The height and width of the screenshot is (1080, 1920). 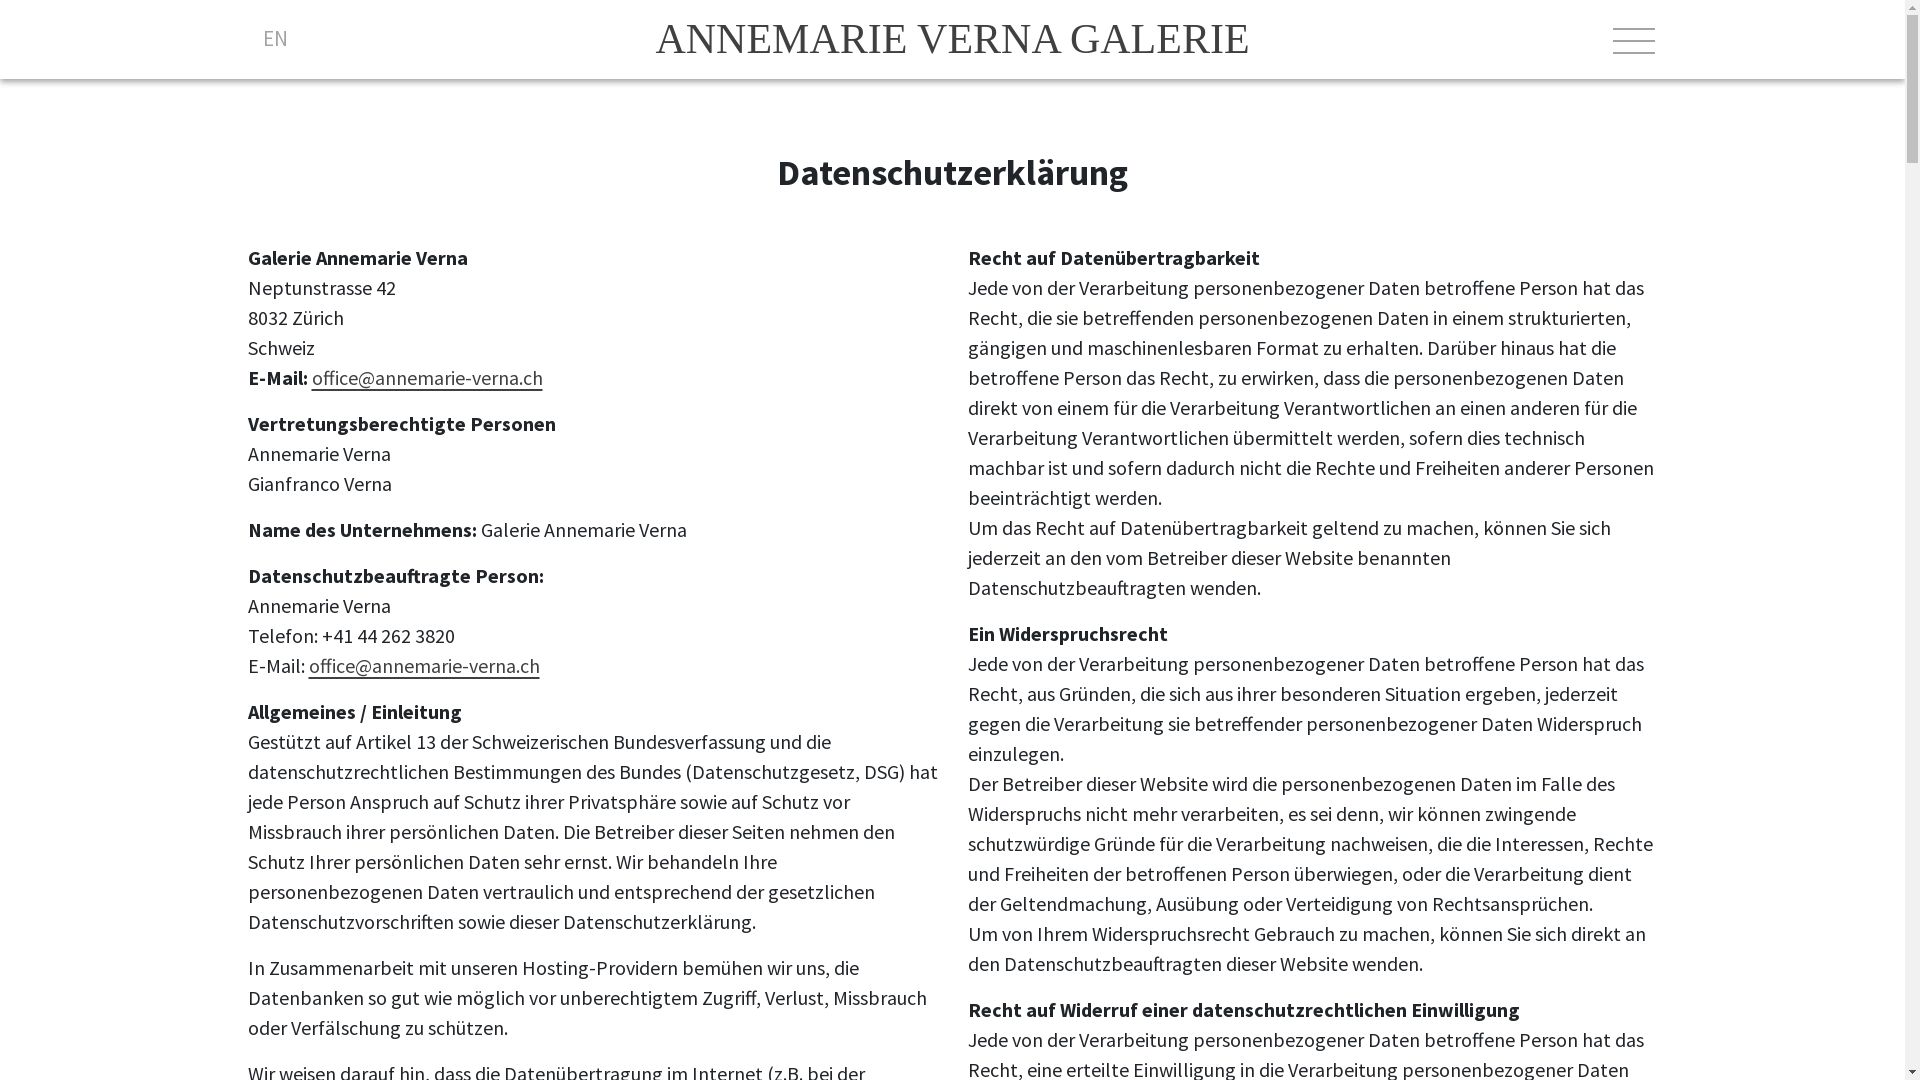 I want to click on 'EN', so click(x=273, y=38).